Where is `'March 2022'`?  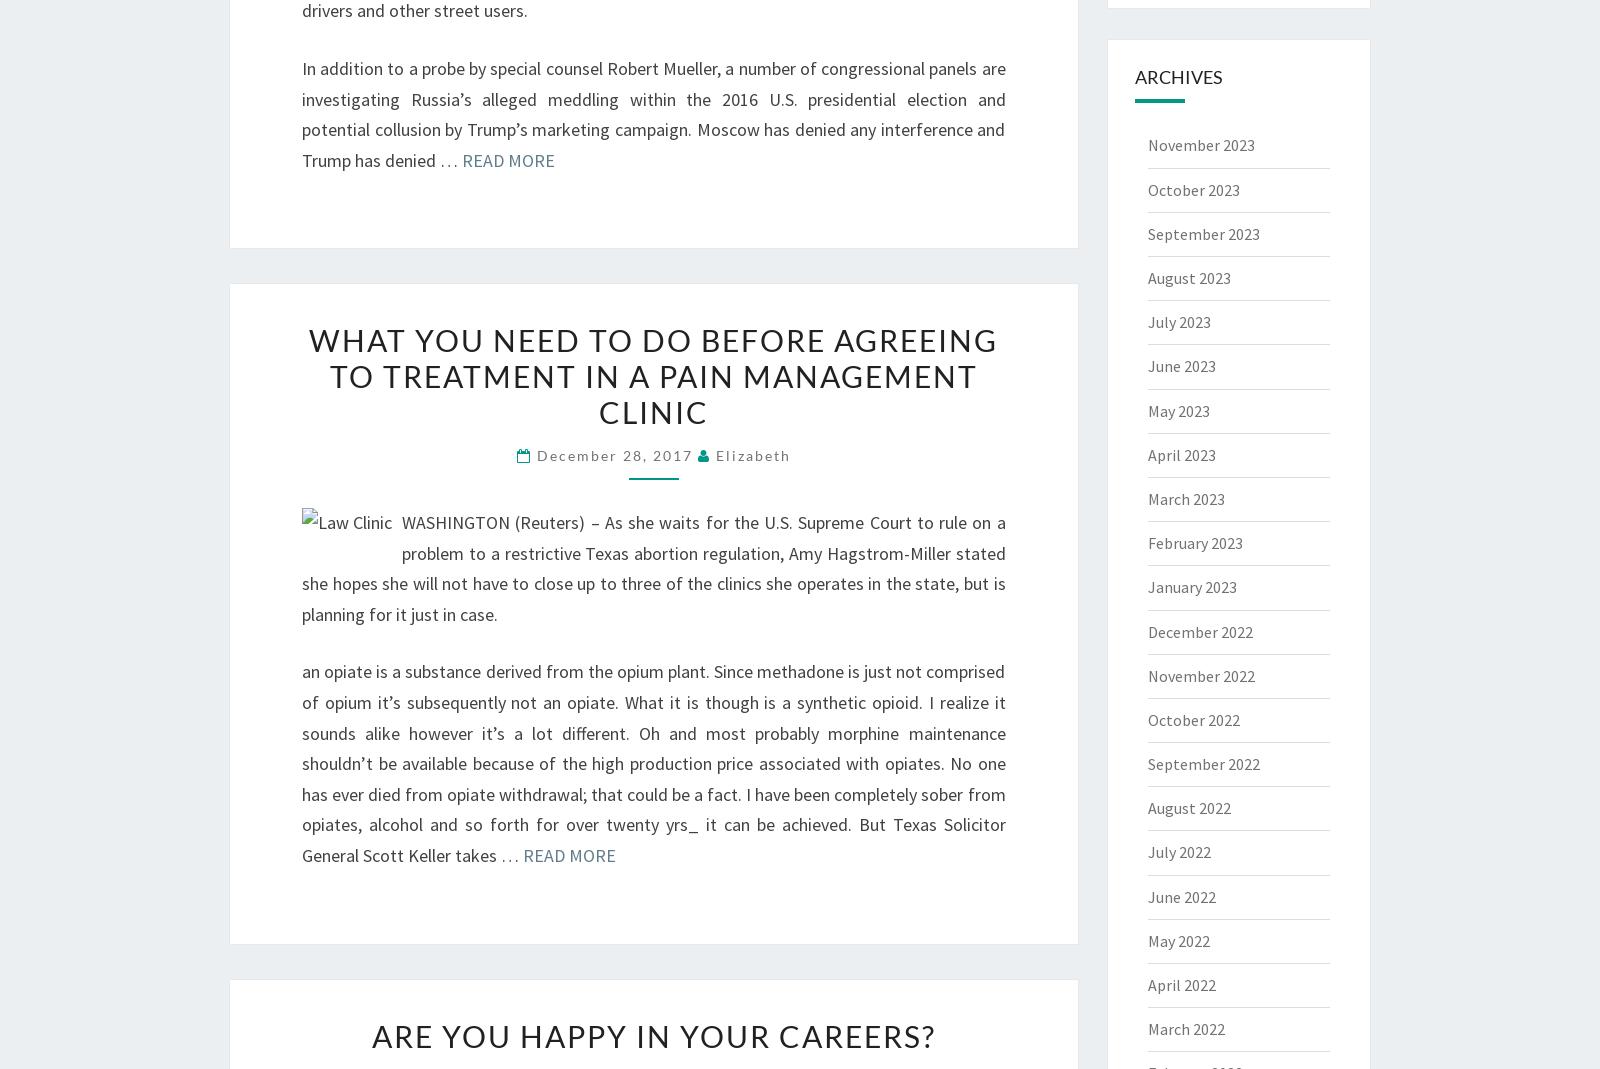 'March 2022' is located at coordinates (1185, 1029).